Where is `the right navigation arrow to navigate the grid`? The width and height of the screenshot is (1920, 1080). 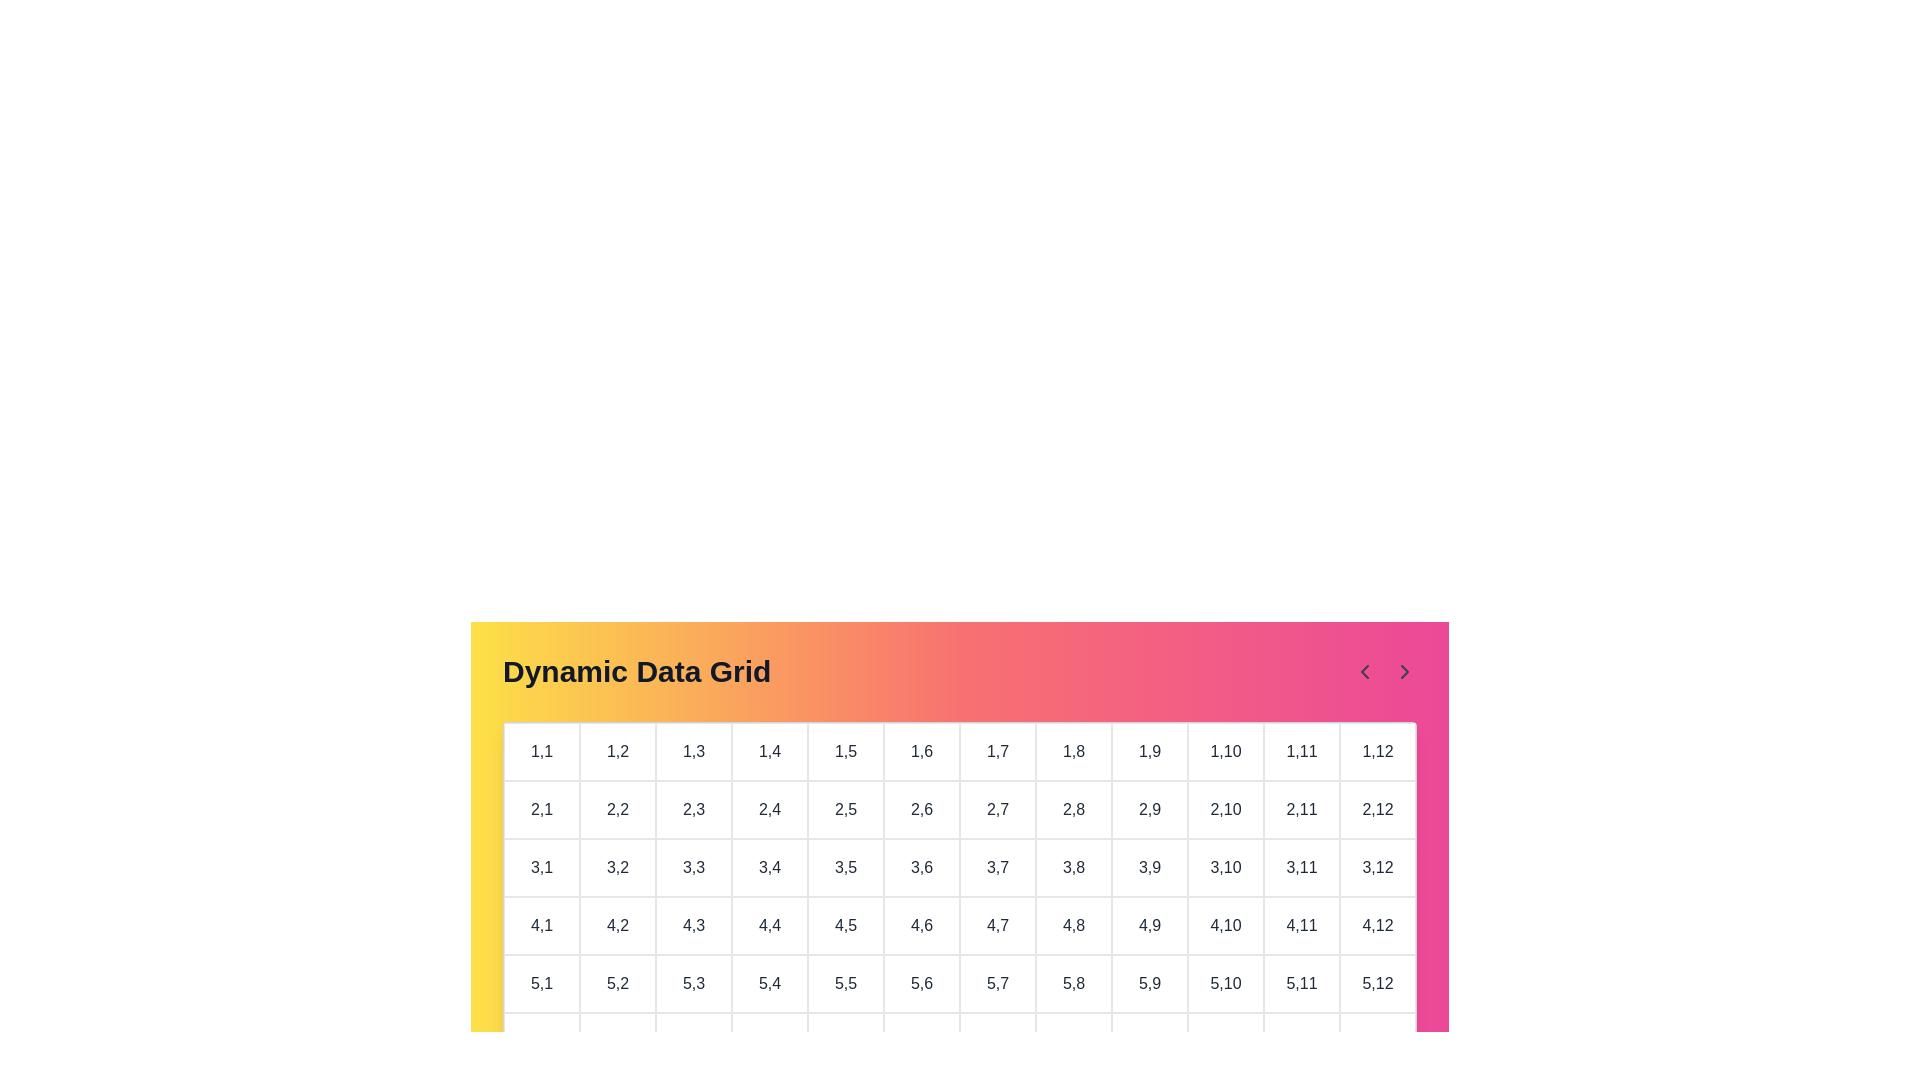 the right navigation arrow to navigate the grid is located at coordinates (1404, 671).